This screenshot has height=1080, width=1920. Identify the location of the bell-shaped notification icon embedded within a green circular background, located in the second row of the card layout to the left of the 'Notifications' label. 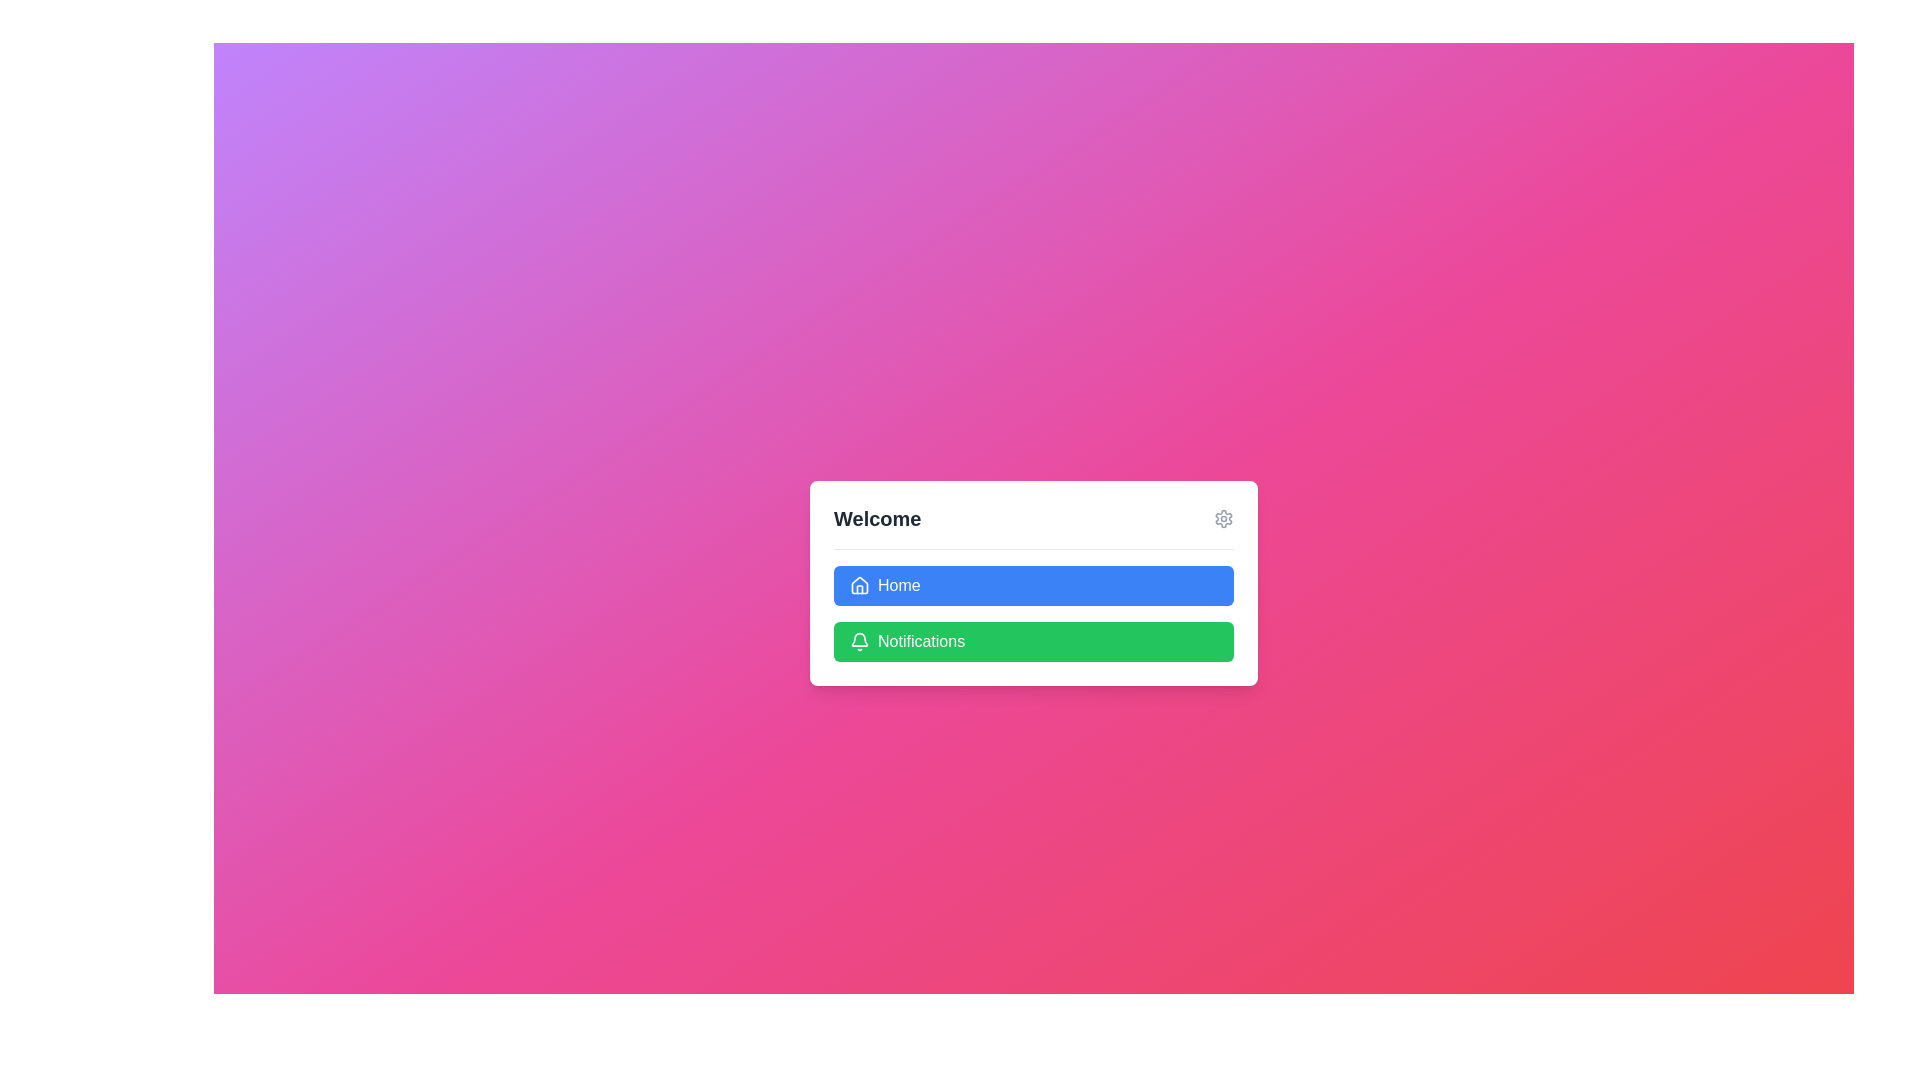
(859, 639).